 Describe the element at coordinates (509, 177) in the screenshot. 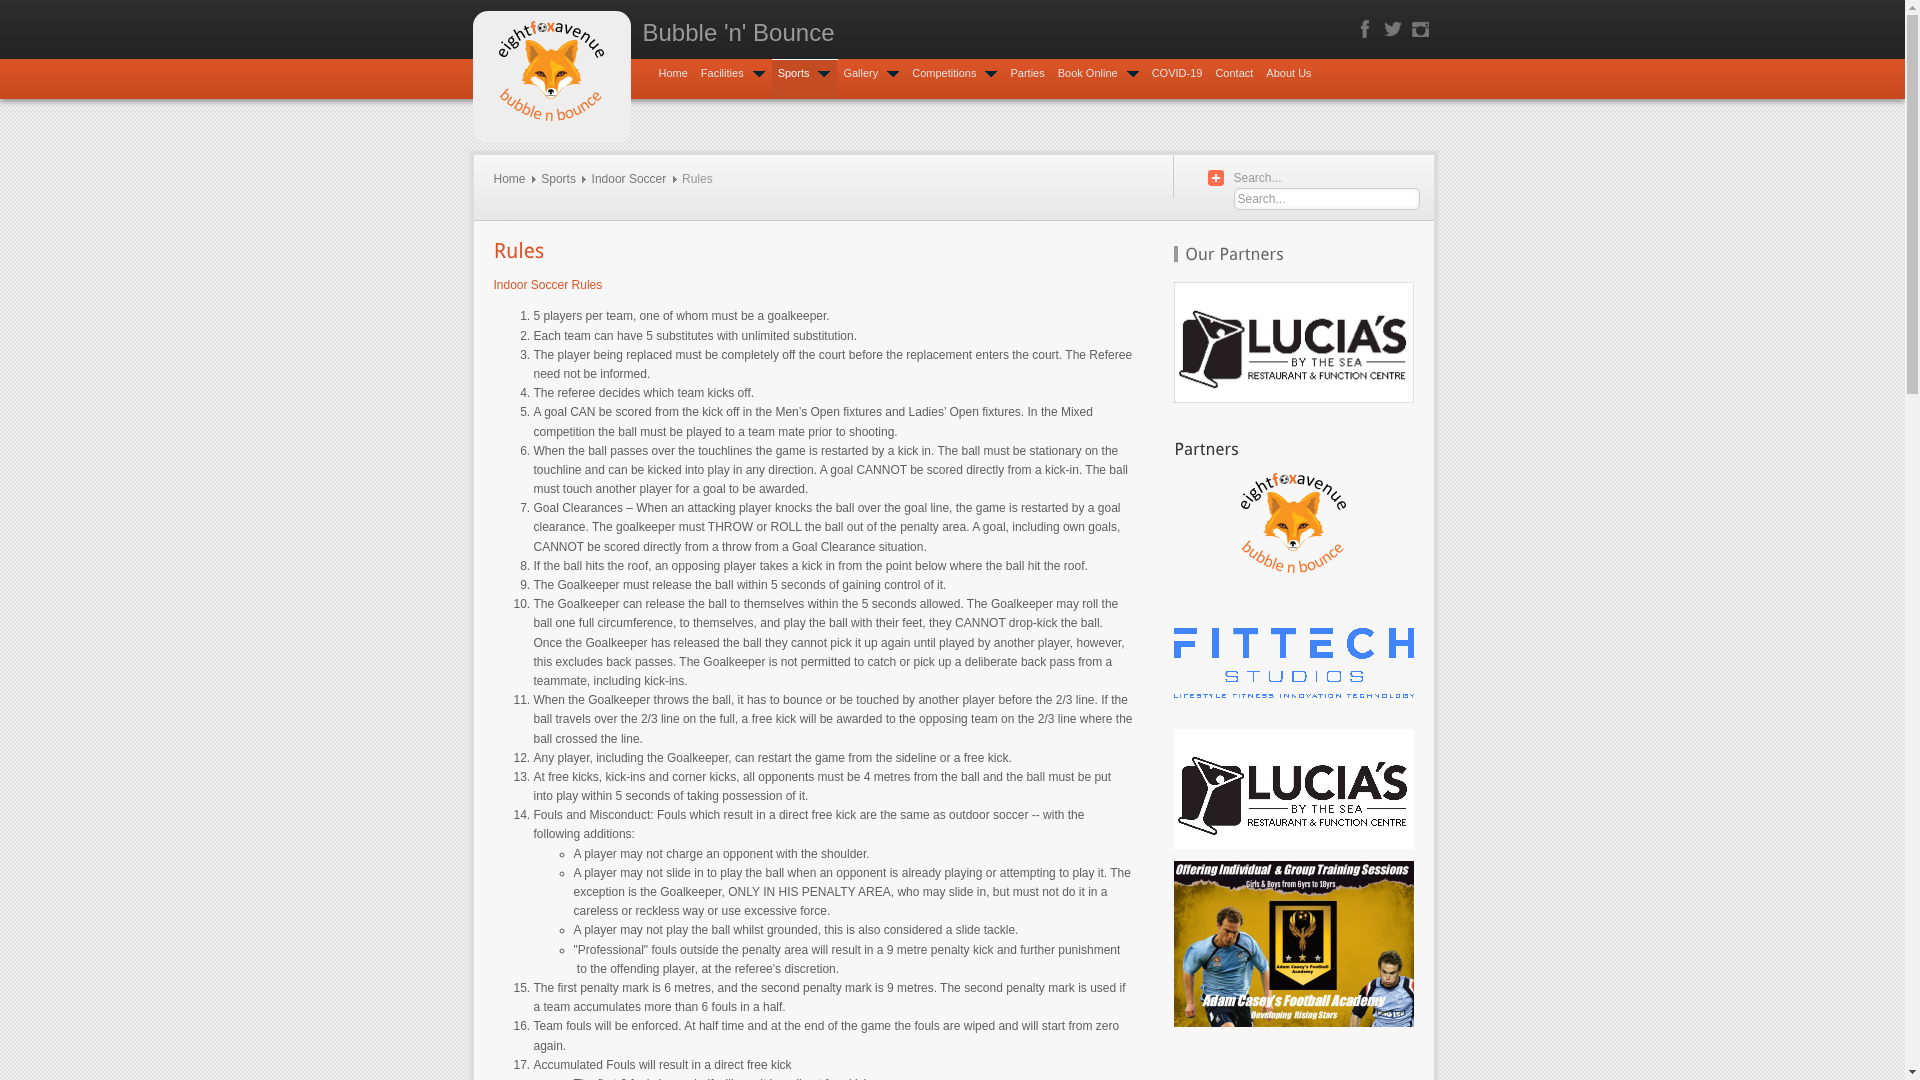

I see `'Home'` at that location.